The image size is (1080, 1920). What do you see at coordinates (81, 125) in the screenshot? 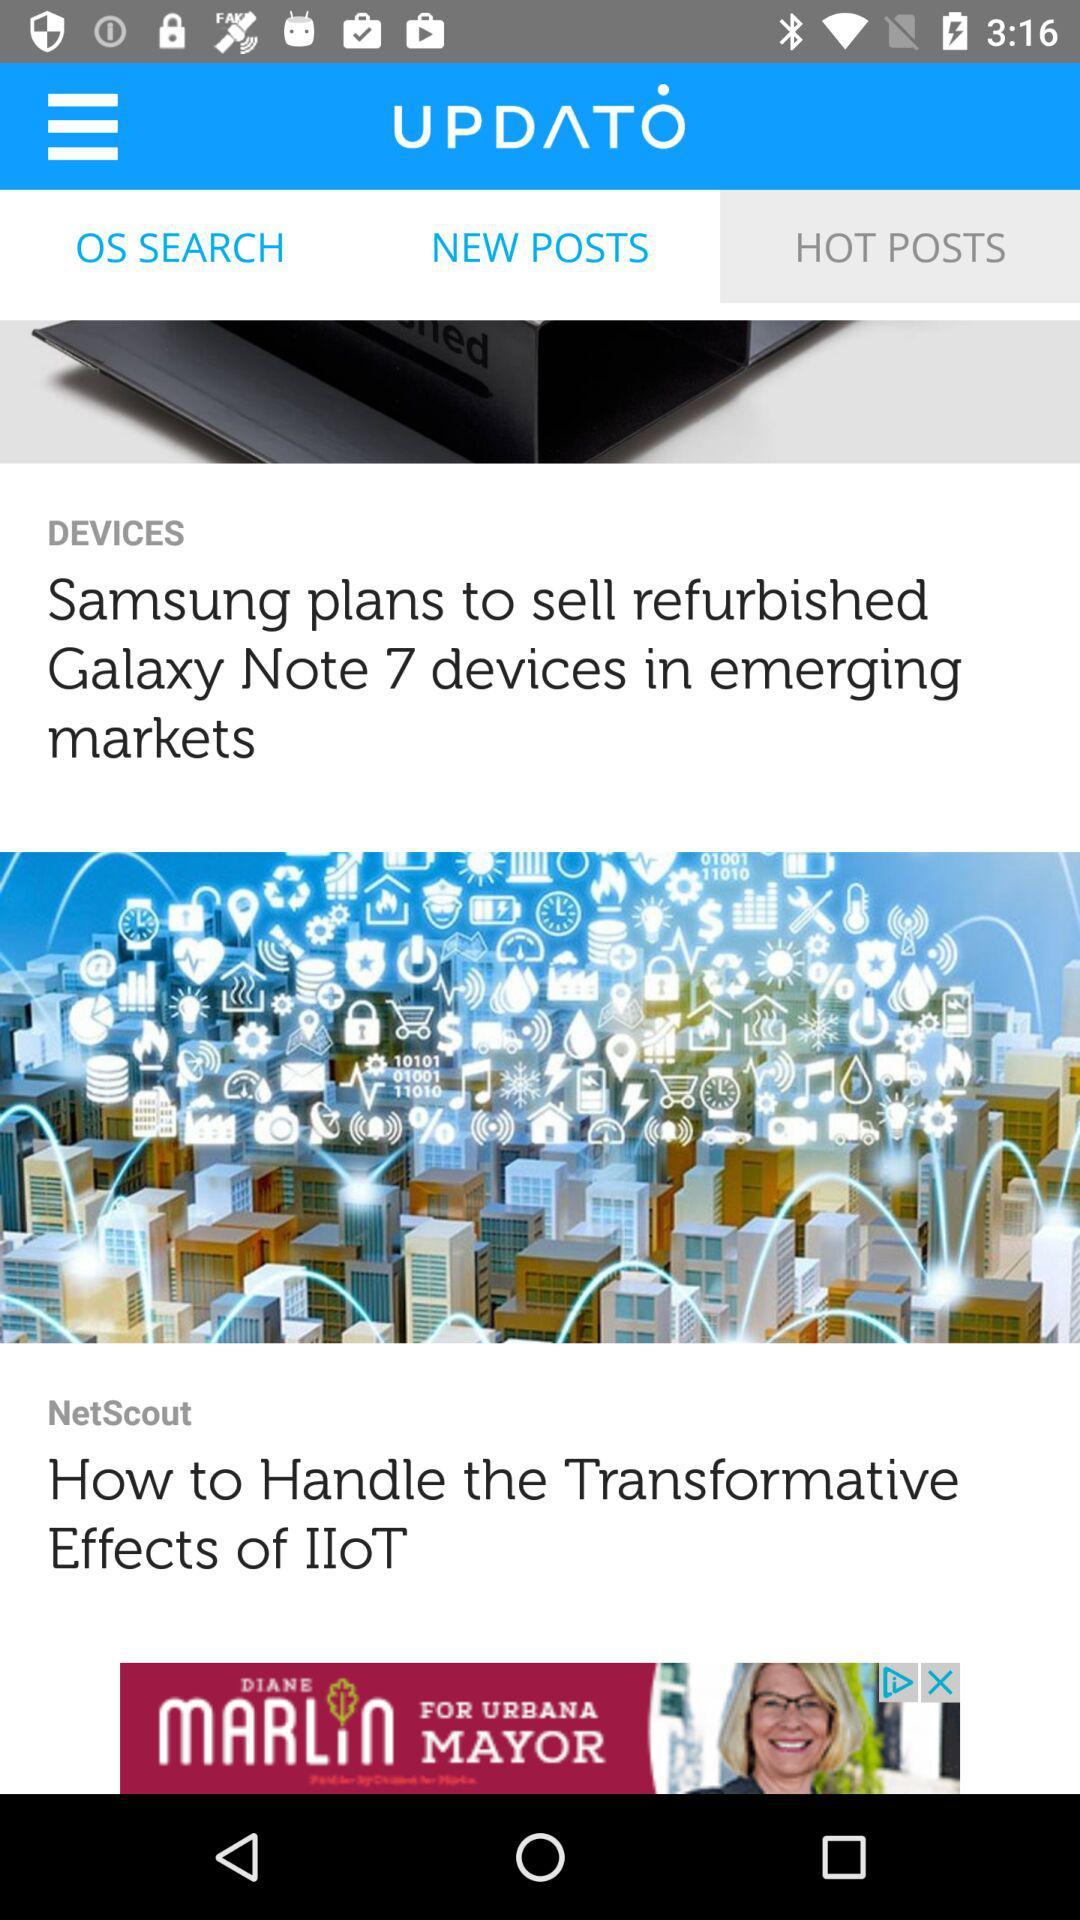
I see `option menu dropdown` at bounding box center [81, 125].